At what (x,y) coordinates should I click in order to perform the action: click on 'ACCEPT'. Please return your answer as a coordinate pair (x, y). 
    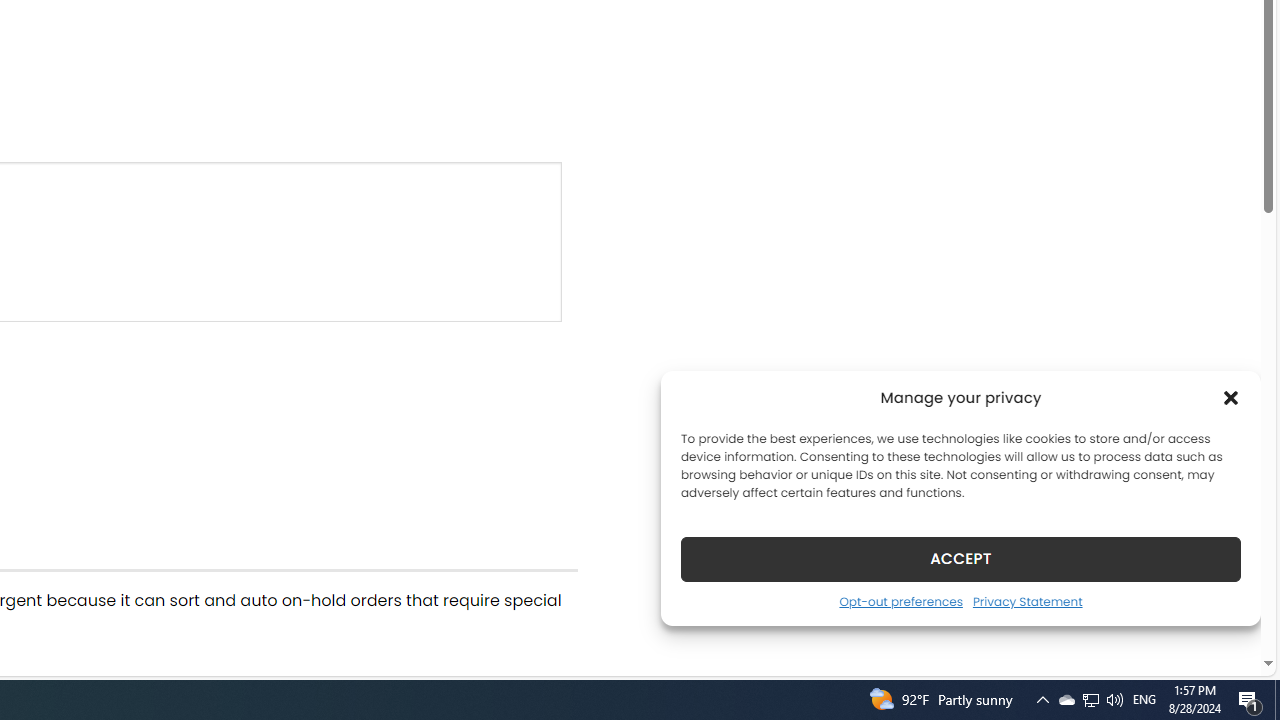
    Looking at the image, I should click on (961, 558).